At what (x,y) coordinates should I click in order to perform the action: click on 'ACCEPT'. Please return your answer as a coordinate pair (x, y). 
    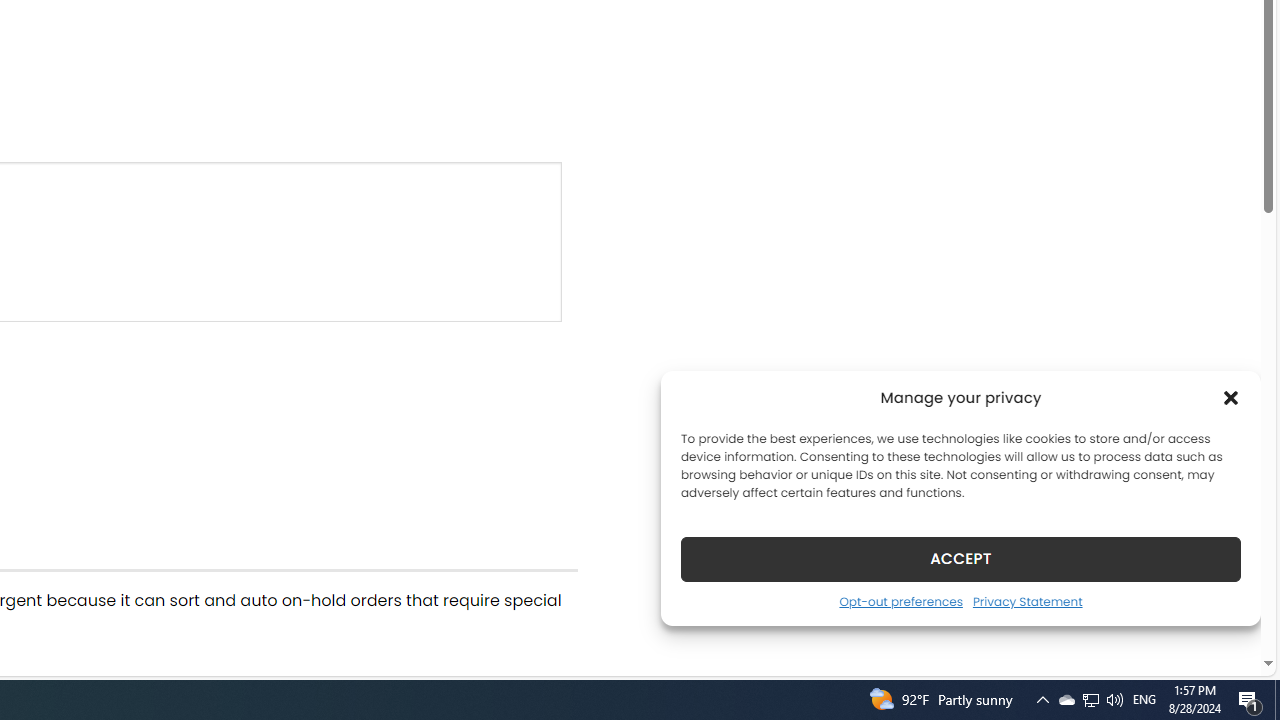
    Looking at the image, I should click on (961, 558).